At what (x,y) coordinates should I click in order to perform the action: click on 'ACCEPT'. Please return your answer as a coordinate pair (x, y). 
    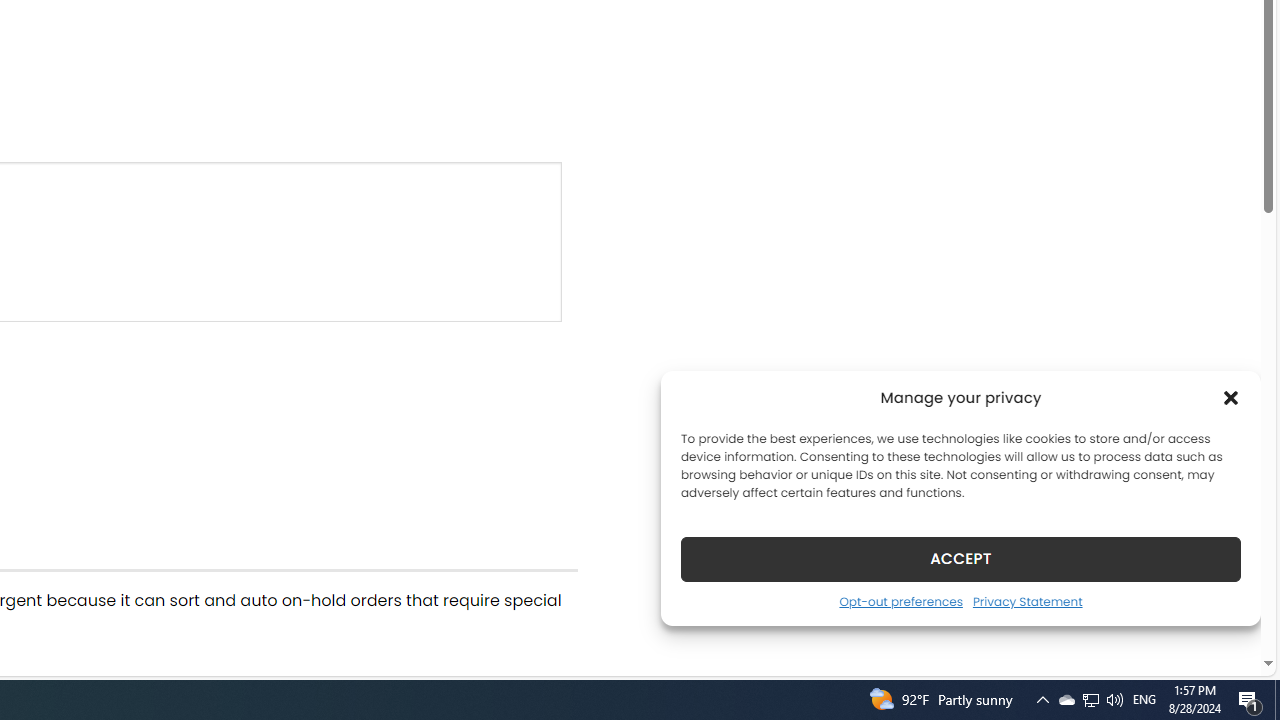
    Looking at the image, I should click on (961, 558).